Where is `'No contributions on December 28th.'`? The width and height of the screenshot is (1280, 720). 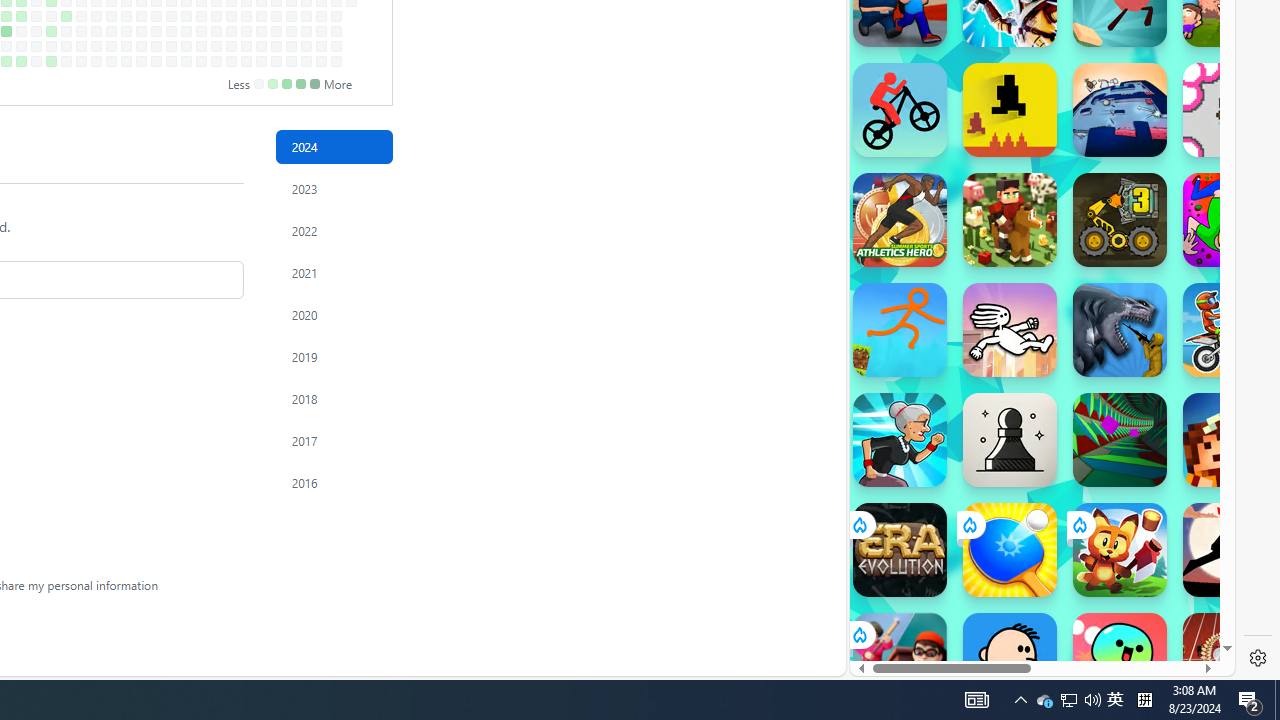
'No contributions on December 28th.' is located at coordinates (336, 60).